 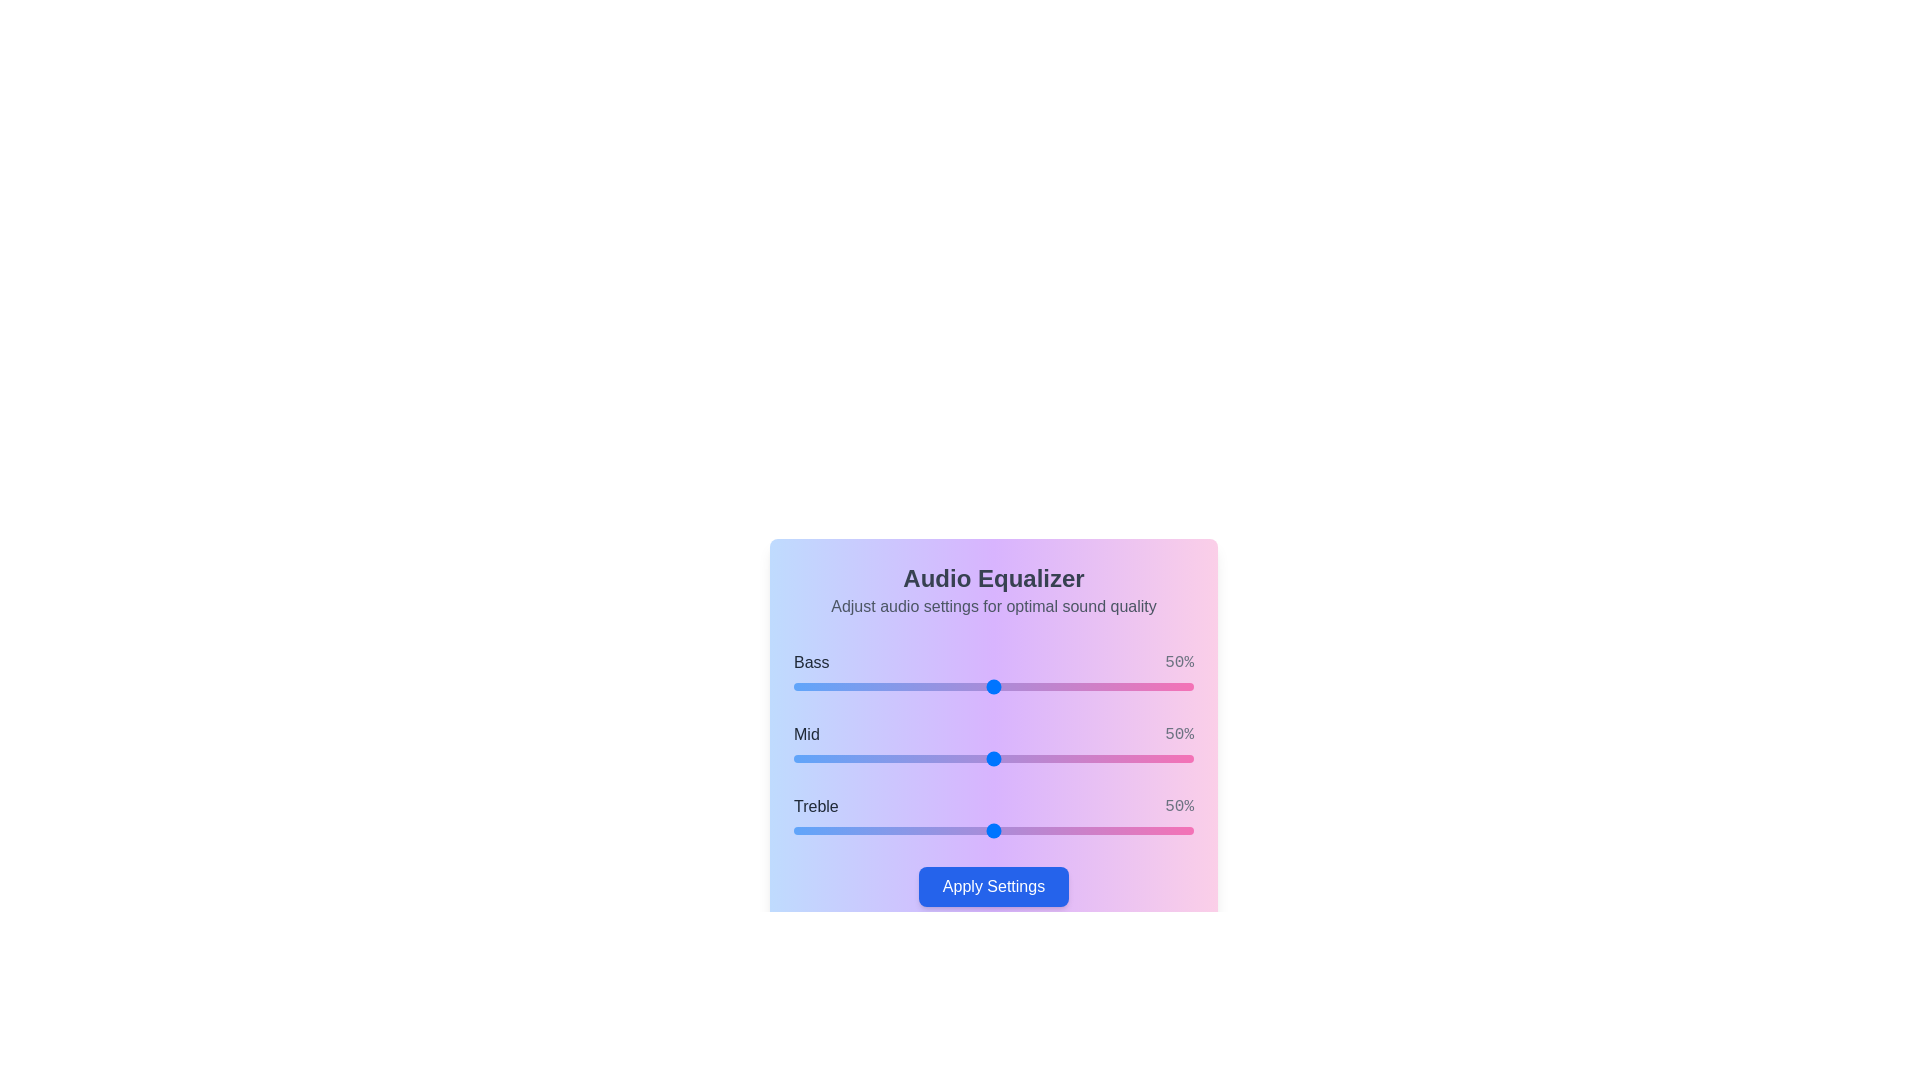 What do you see at coordinates (1053, 685) in the screenshot?
I see `the 0 slider to 65%` at bounding box center [1053, 685].